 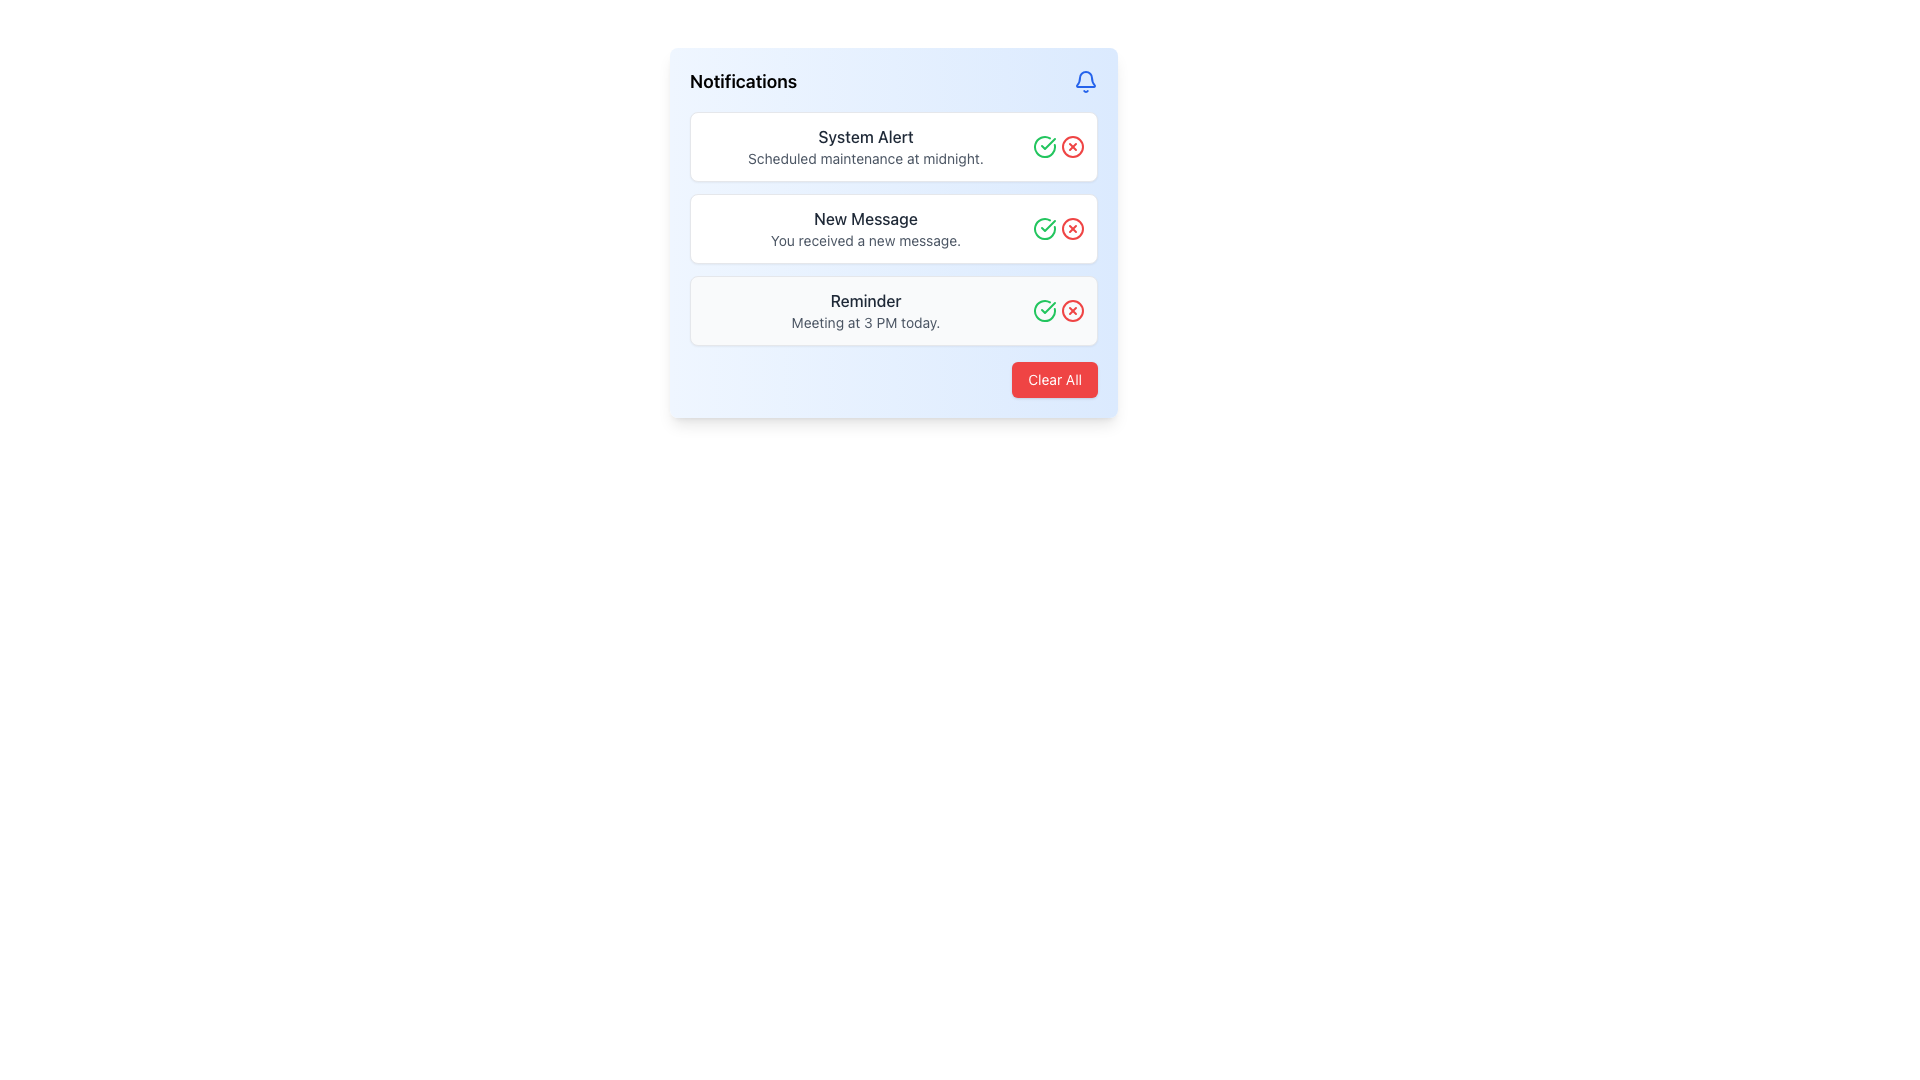 I want to click on the circular red button with a white background featuring a red 'X' icon, located on the far right side of the third row under the 'Reminder: Meeting at 3 PM today' section, so click(x=1072, y=311).